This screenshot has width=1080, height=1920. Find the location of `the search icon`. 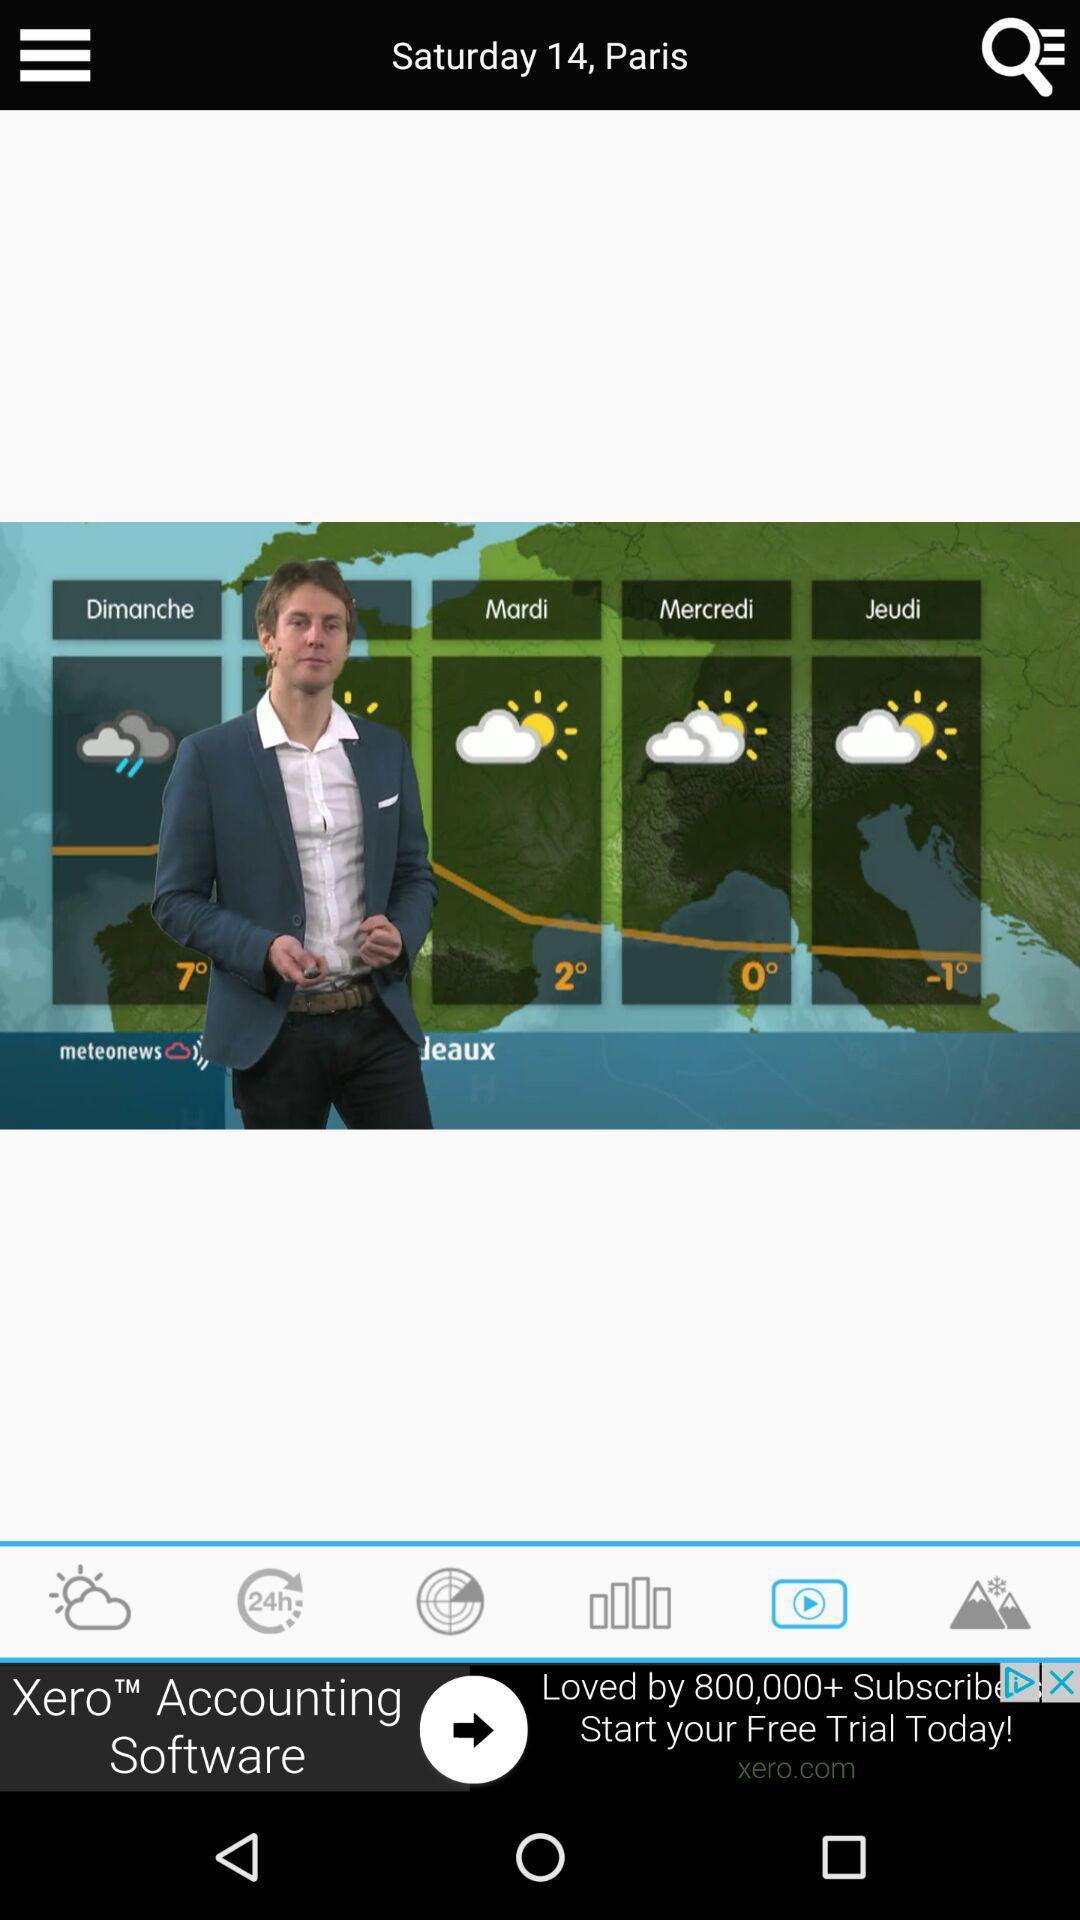

the search icon is located at coordinates (1024, 58).